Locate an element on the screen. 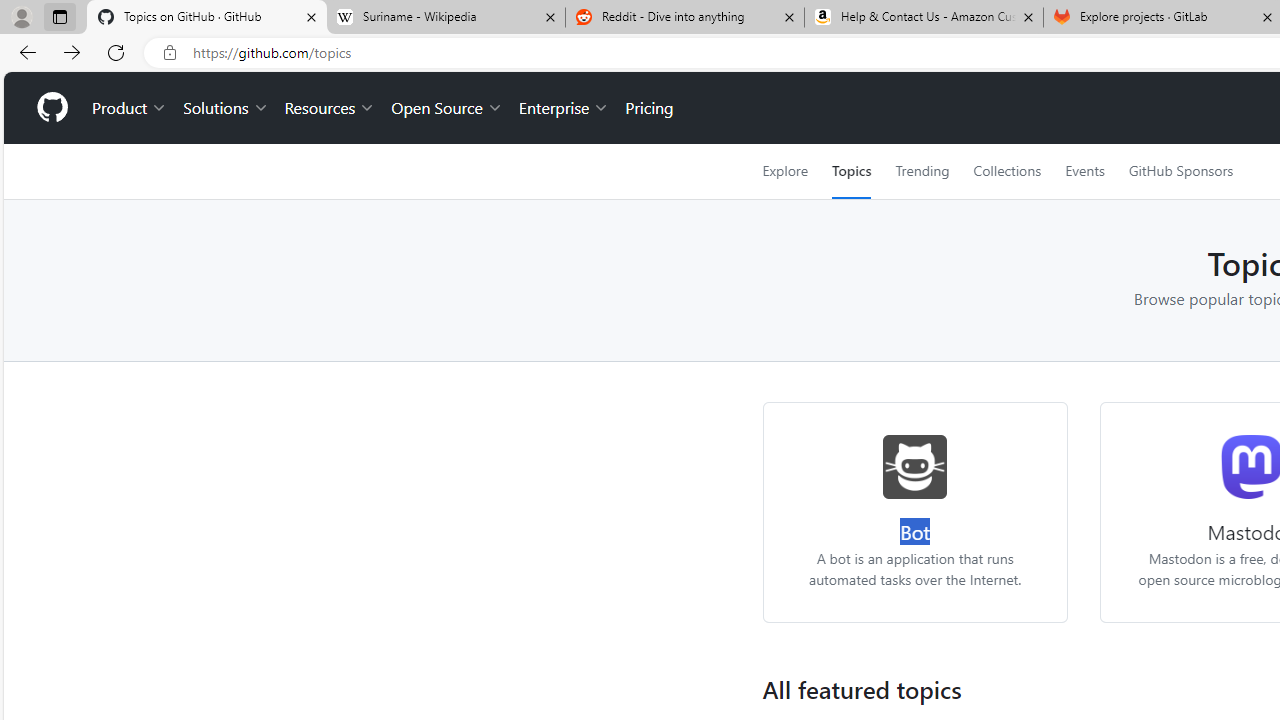  'Homepage' is located at coordinates (51, 108).